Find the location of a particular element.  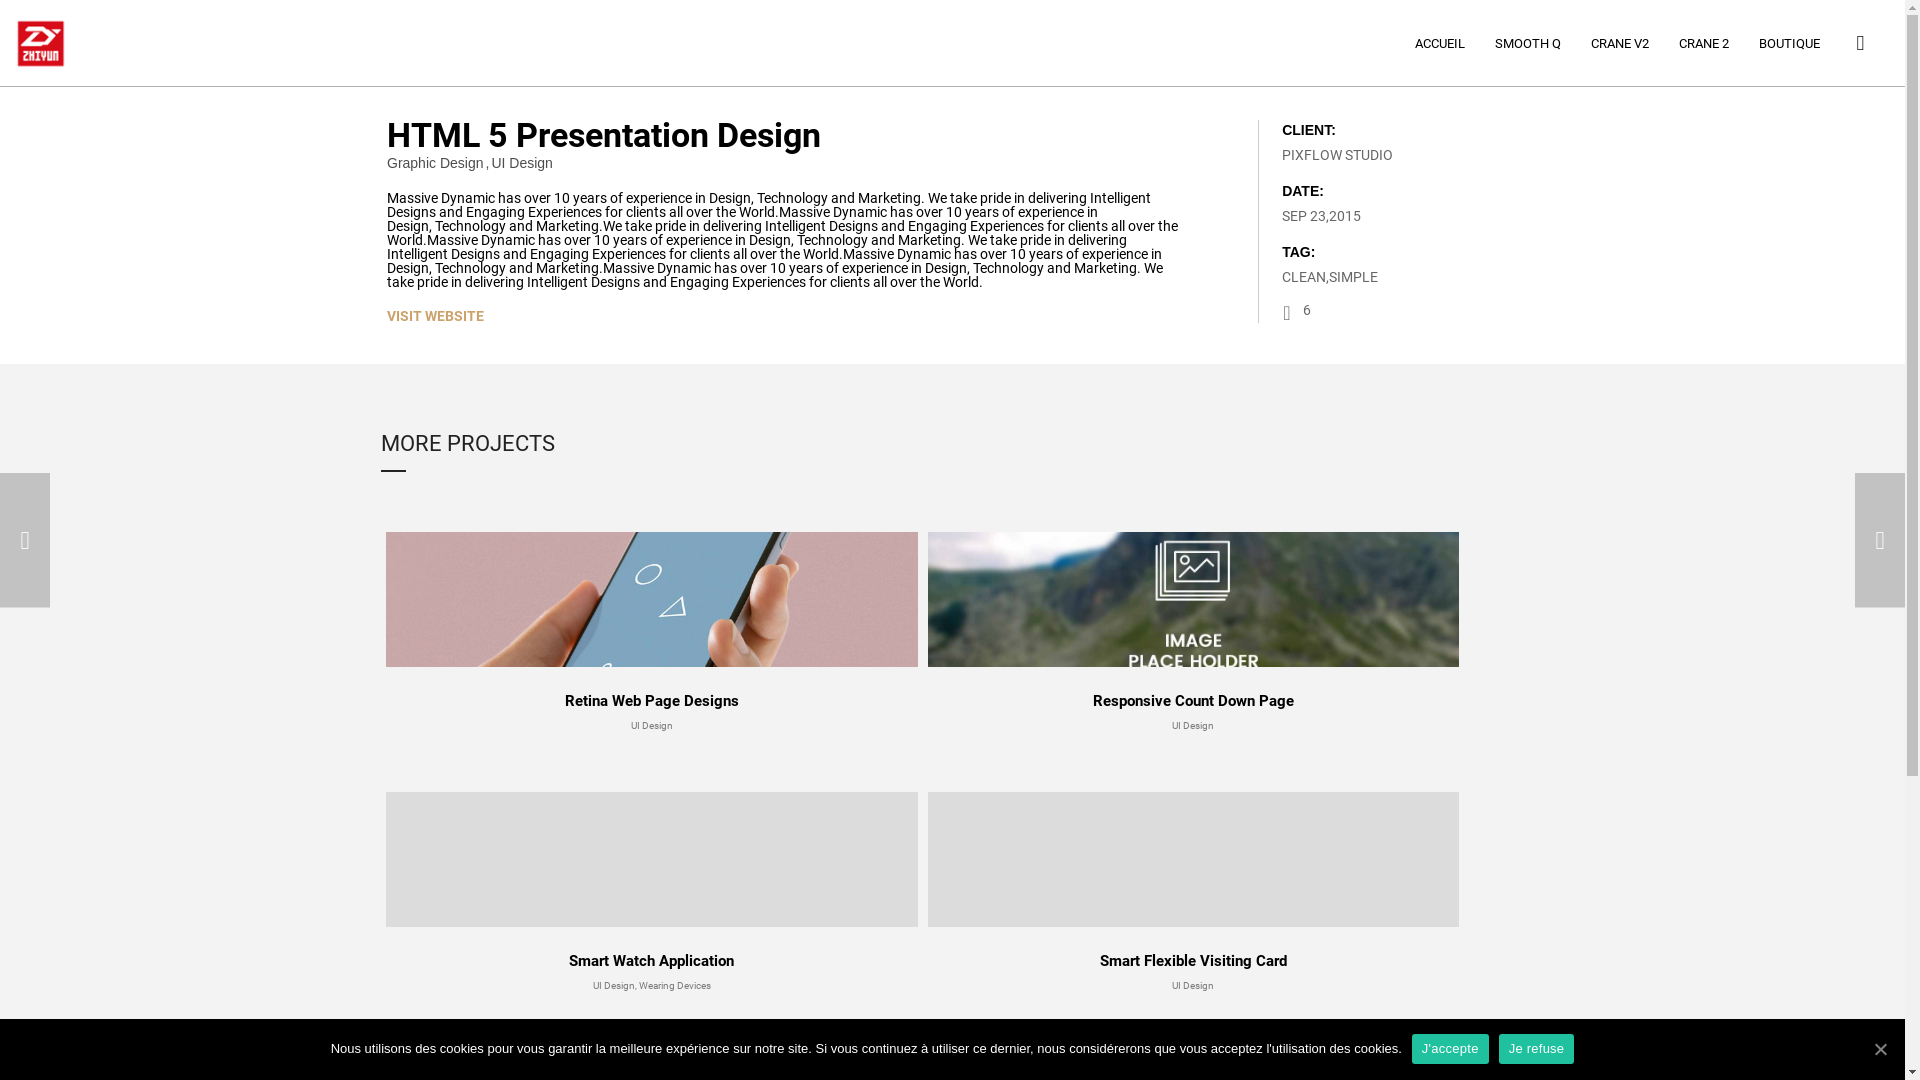

'ACCUEIL' is located at coordinates (1440, 43).